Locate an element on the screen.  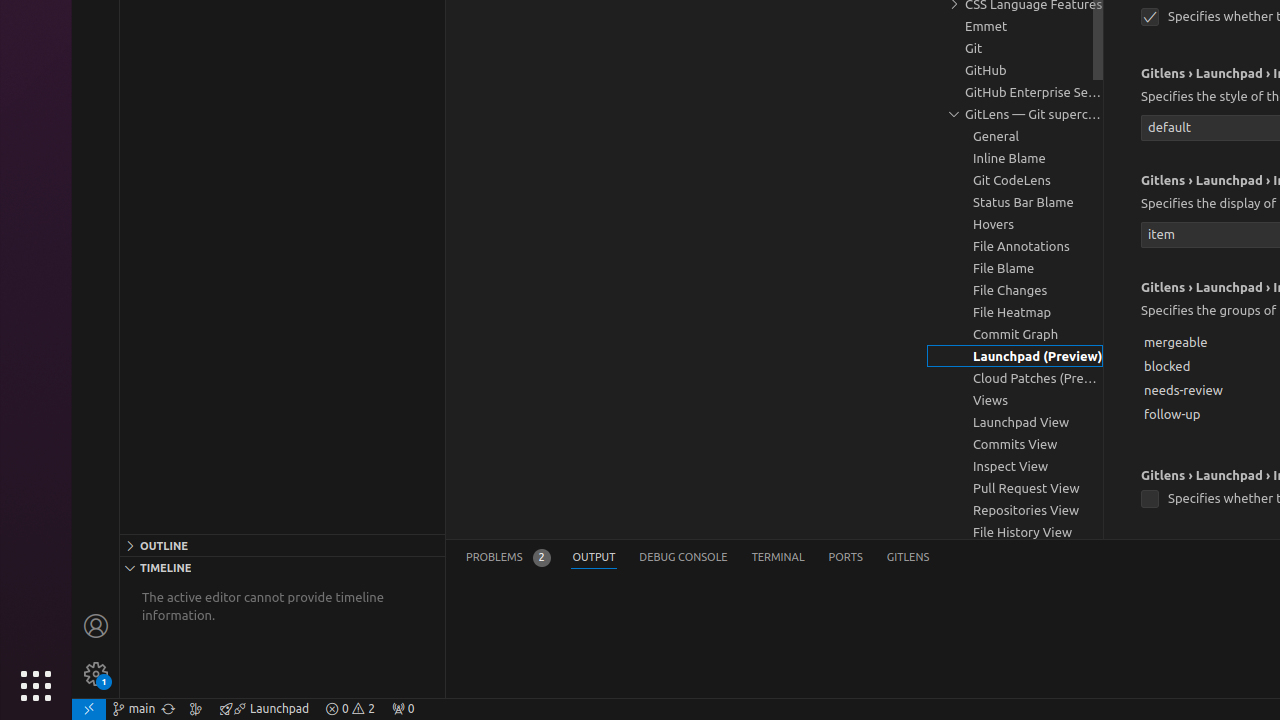
'Launchpad (Preview), group' is located at coordinates (1015, 354).